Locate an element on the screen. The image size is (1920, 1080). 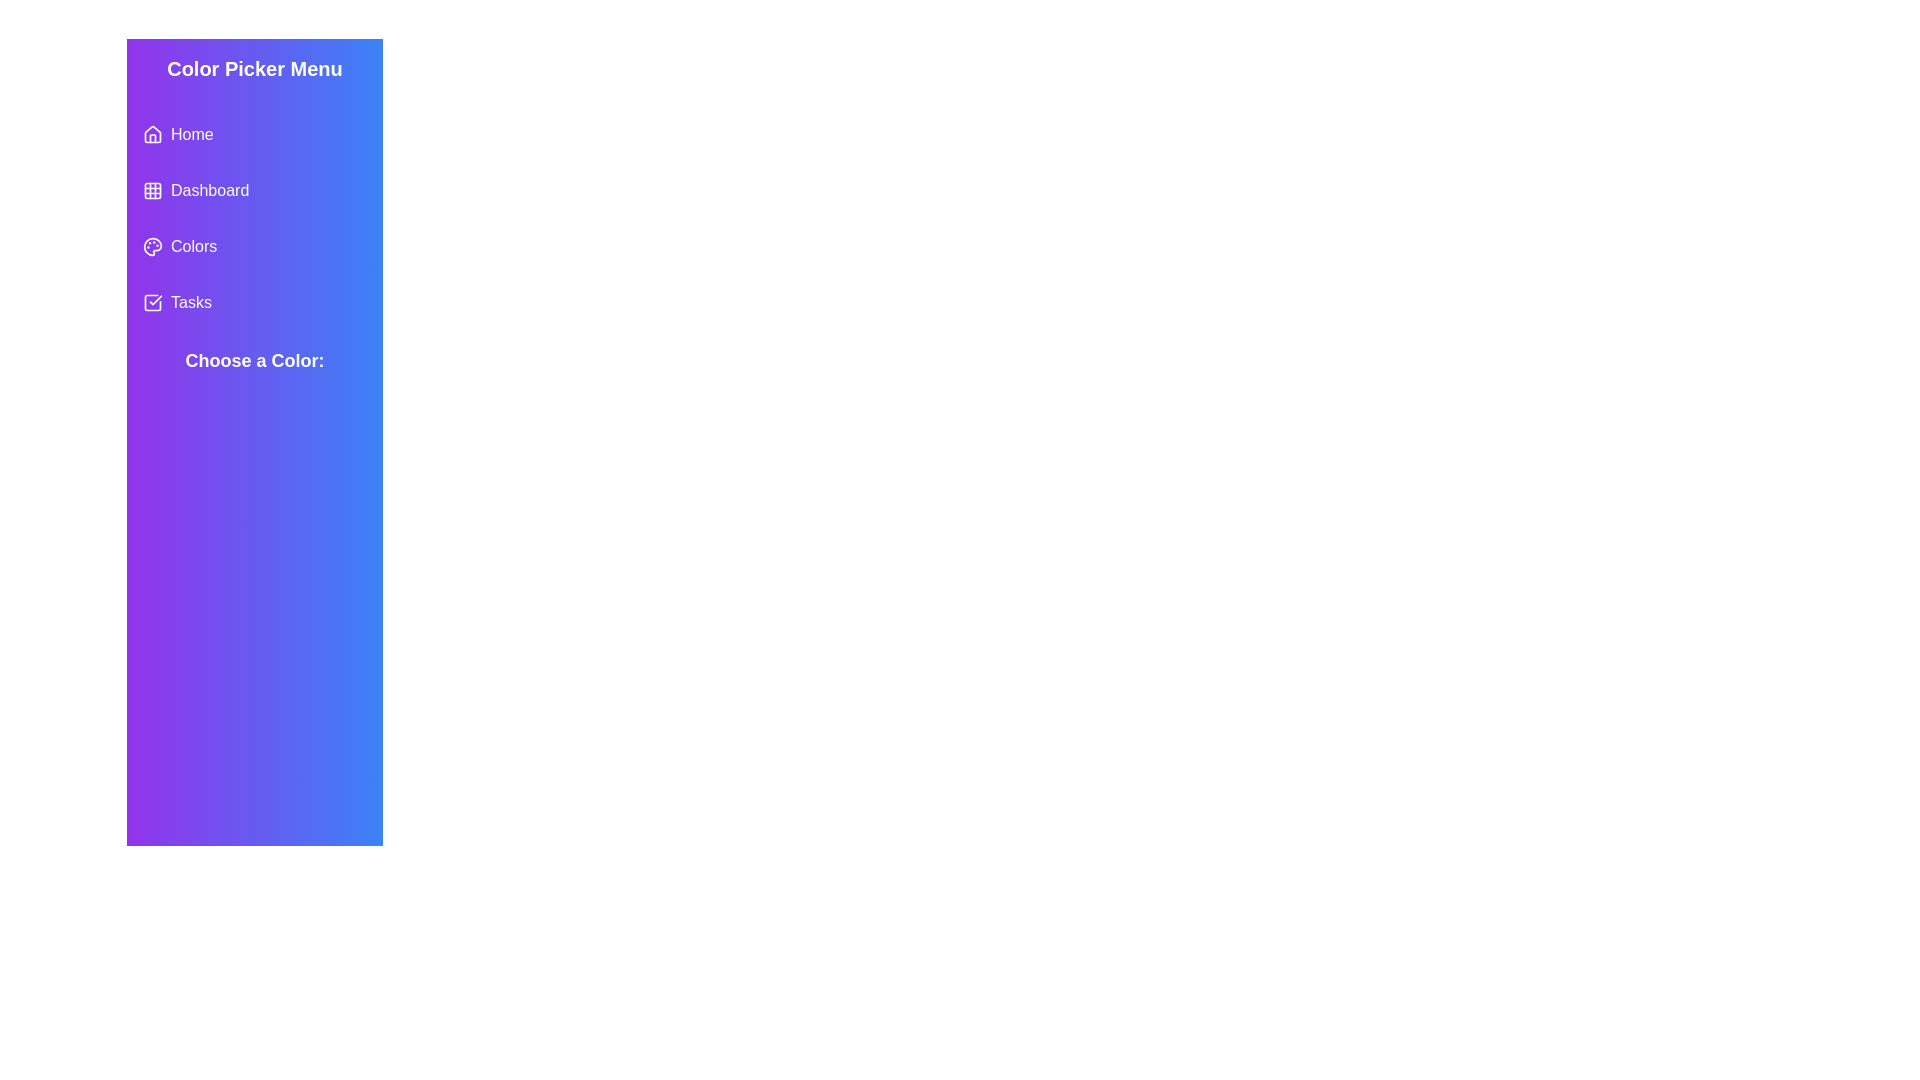
the static text label indicating the purpose of the color selection section, located in the left sidebar below the menu items is located at coordinates (253, 361).